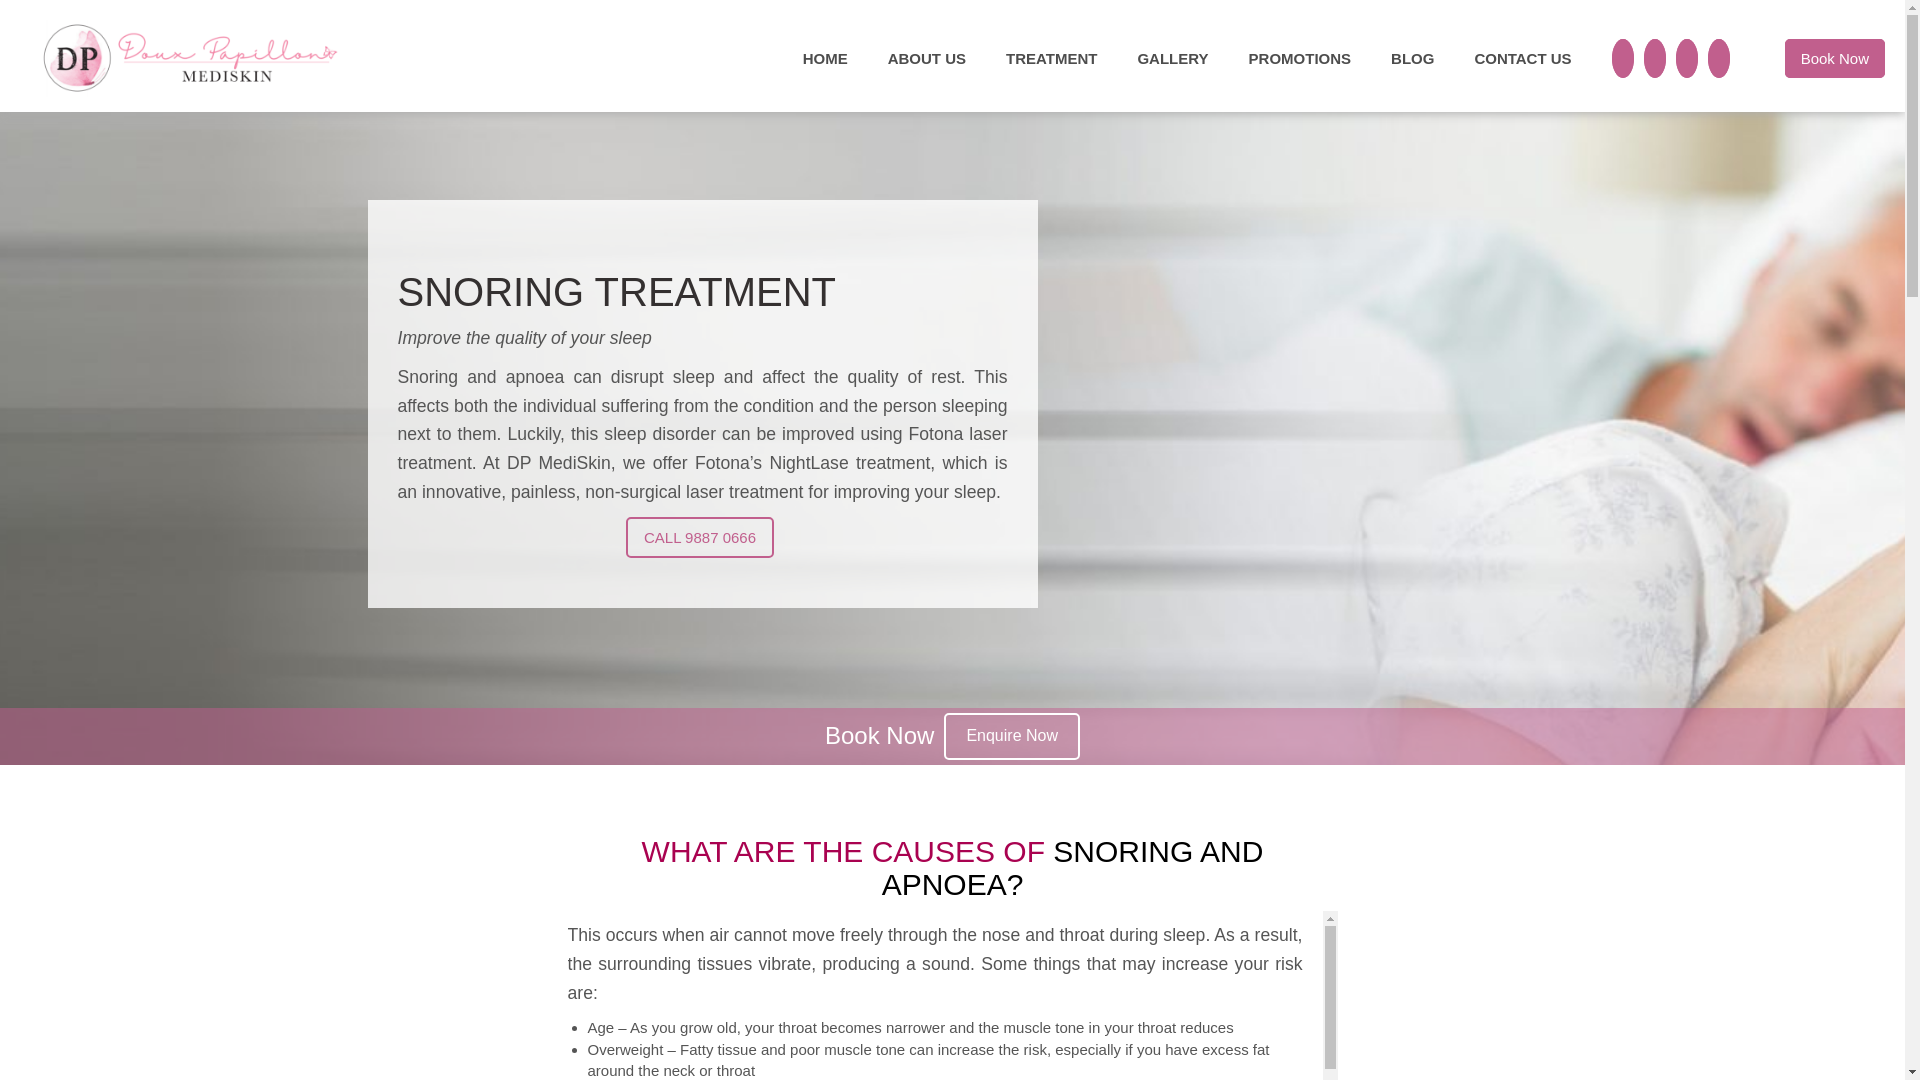  Describe the element at coordinates (1172, 57) in the screenshot. I see `'GALLERY'` at that location.